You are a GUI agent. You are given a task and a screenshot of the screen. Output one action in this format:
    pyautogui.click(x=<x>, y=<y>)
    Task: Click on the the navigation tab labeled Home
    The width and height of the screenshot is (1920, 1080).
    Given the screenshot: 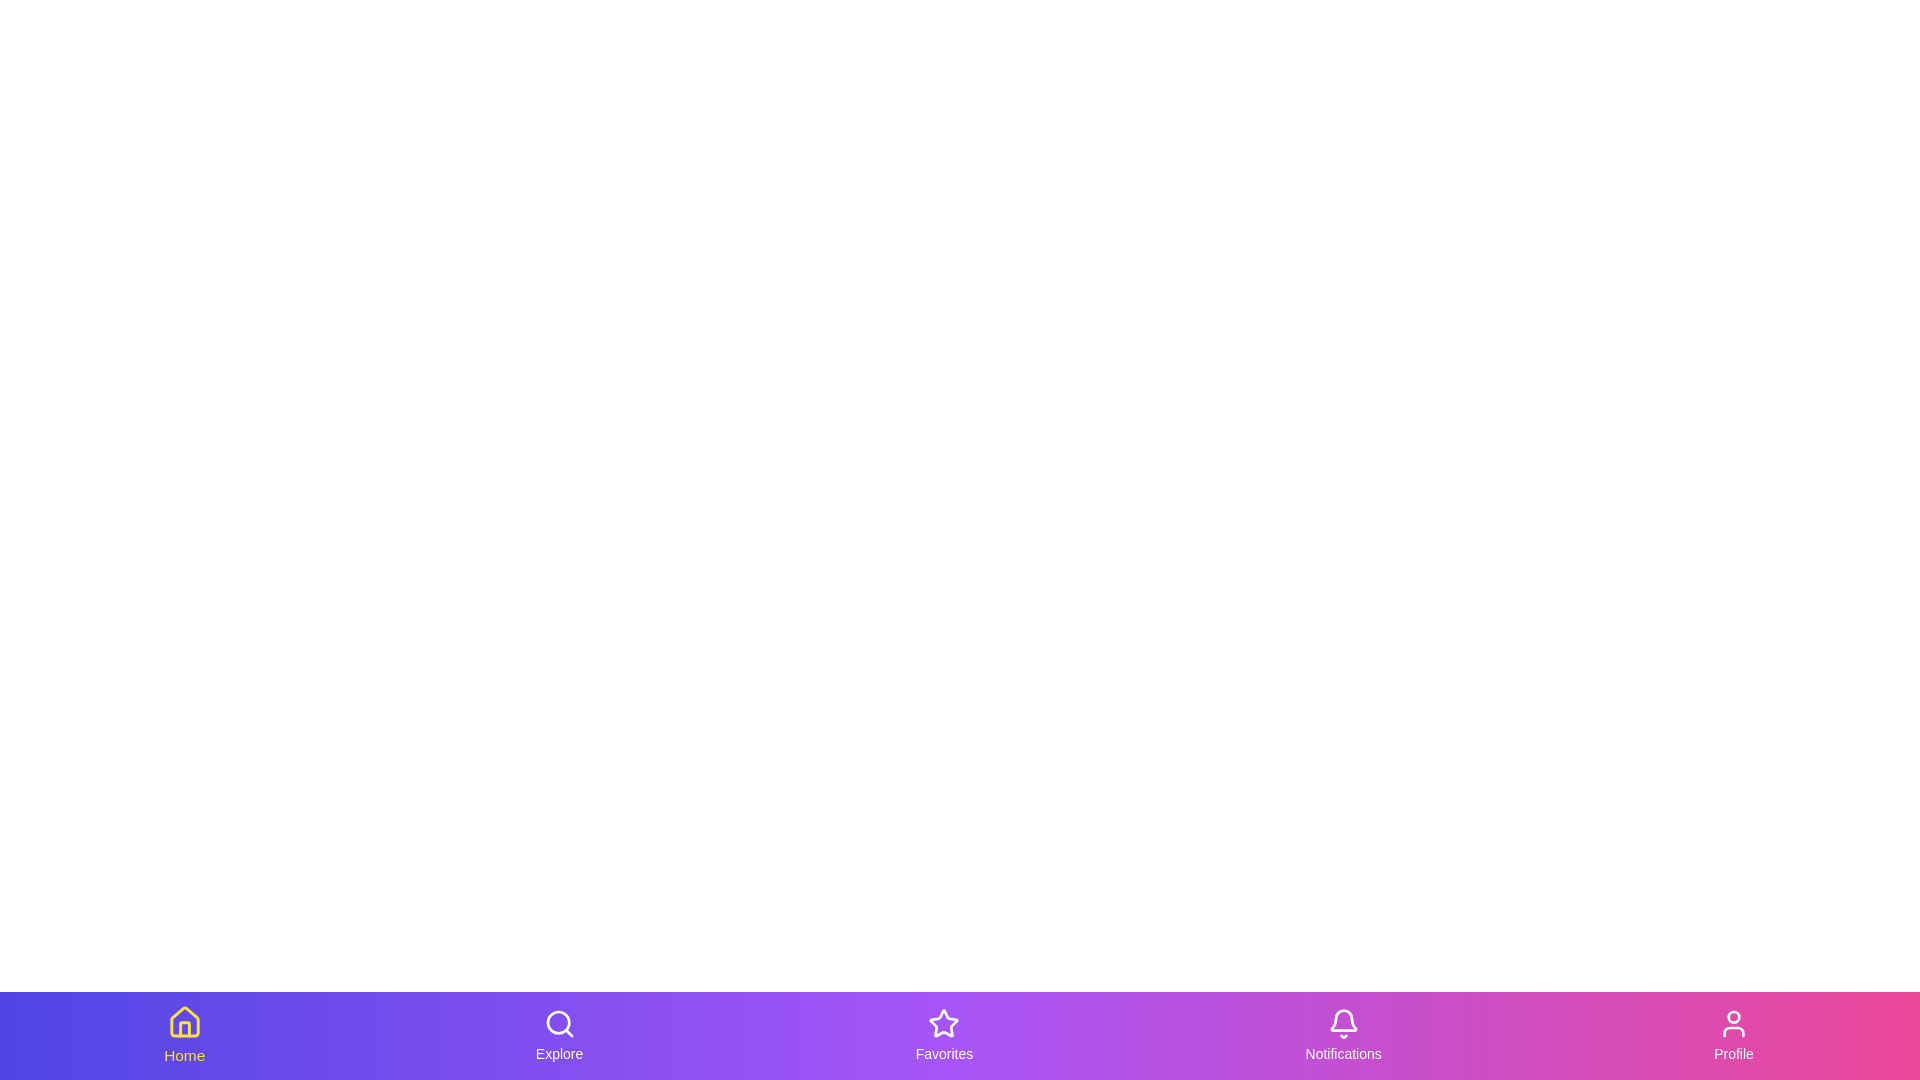 What is the action you would take?
    pyautogui.click(x=184, y=1035)
    